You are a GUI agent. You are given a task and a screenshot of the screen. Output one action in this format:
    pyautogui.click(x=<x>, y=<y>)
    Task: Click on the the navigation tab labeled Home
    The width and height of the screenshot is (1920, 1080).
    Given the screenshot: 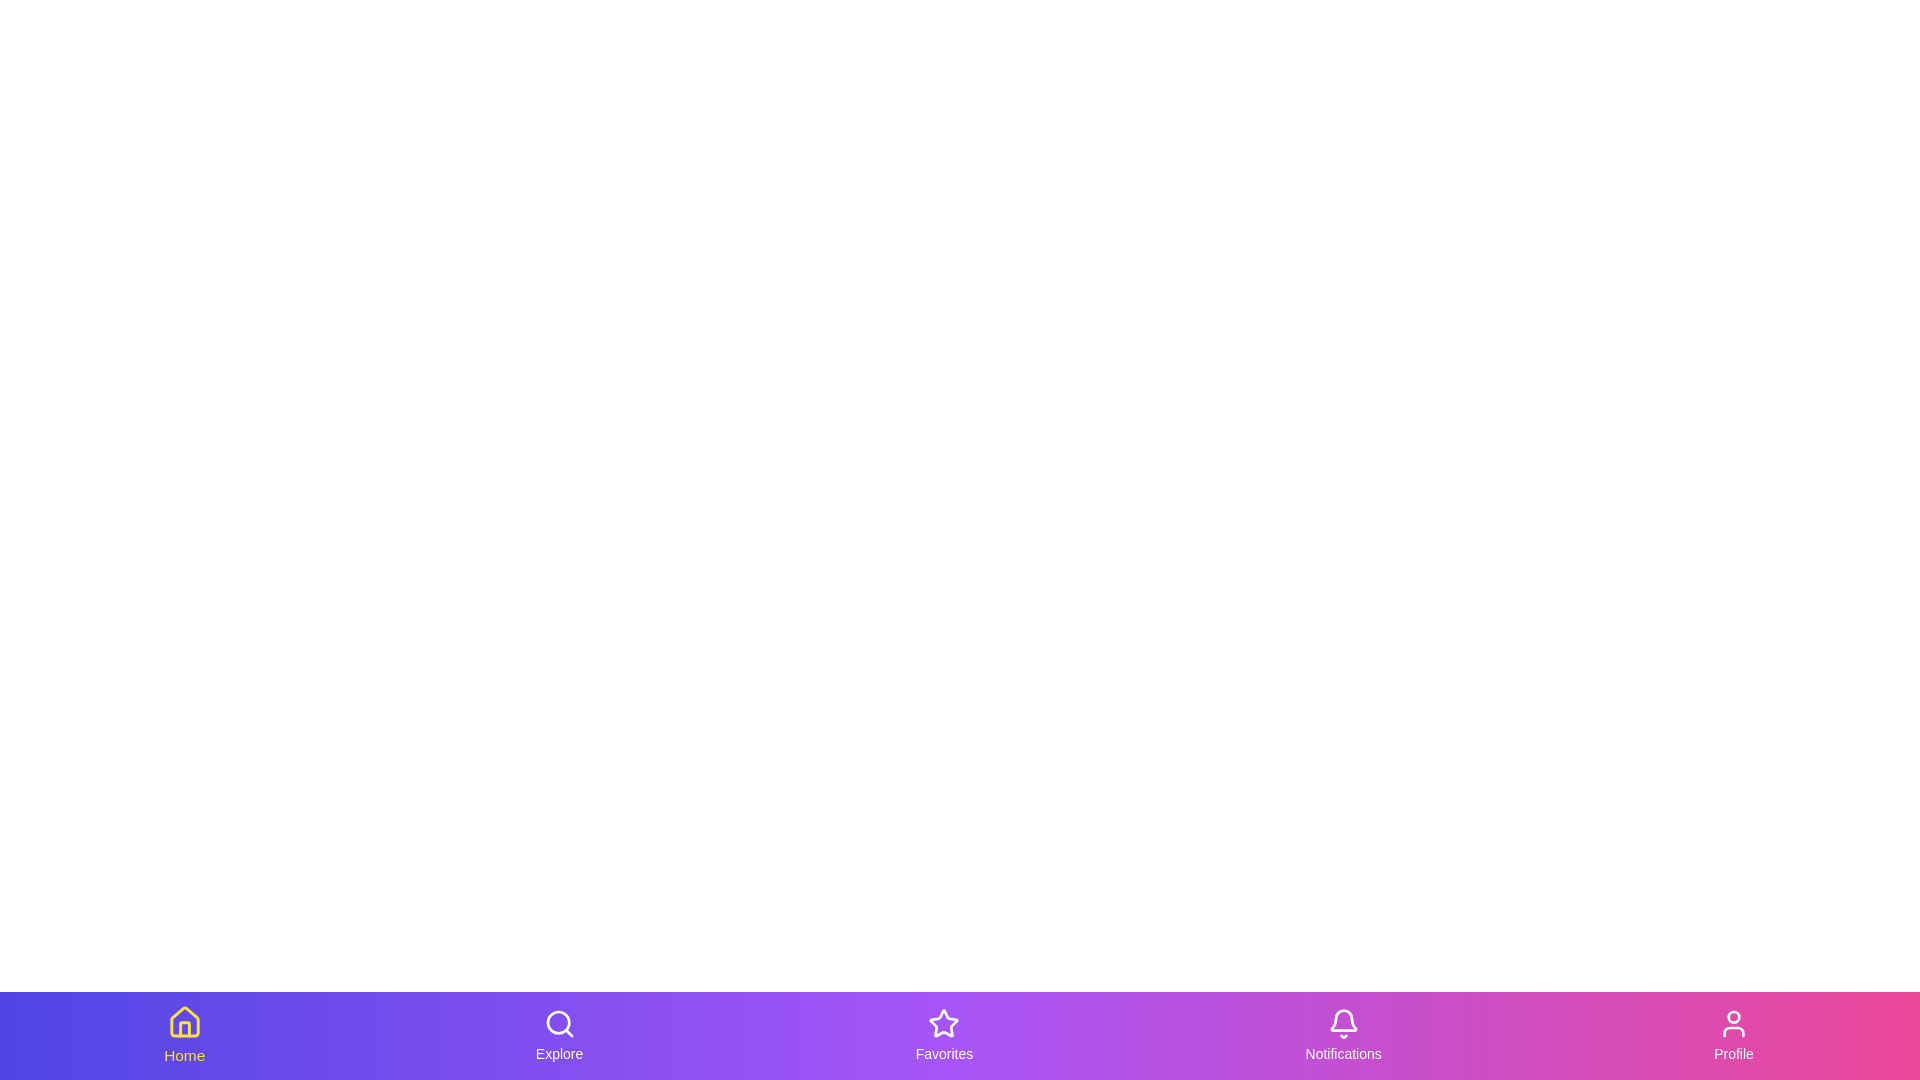 What is the action you would take?
    pyautogui.click(x=184, y=1035)
    